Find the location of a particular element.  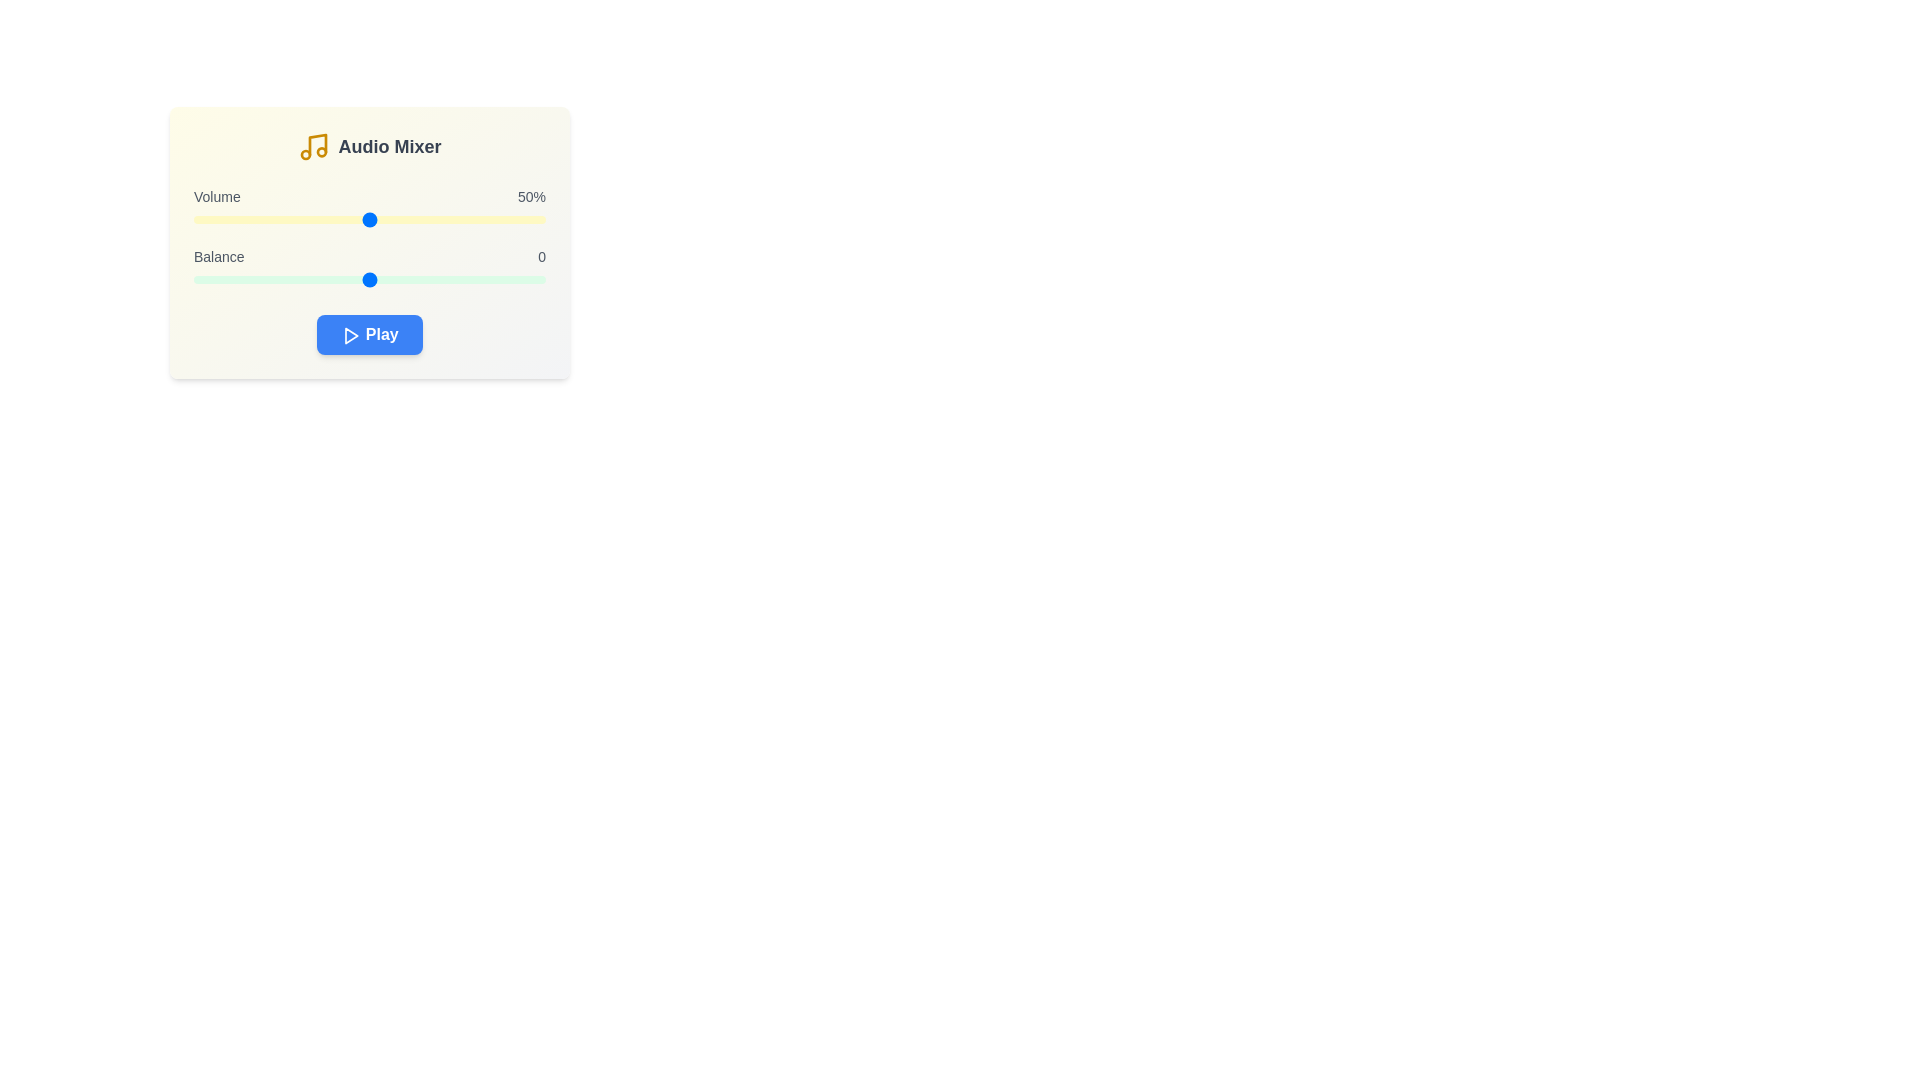

the volume is located at coordinates (391, 219).